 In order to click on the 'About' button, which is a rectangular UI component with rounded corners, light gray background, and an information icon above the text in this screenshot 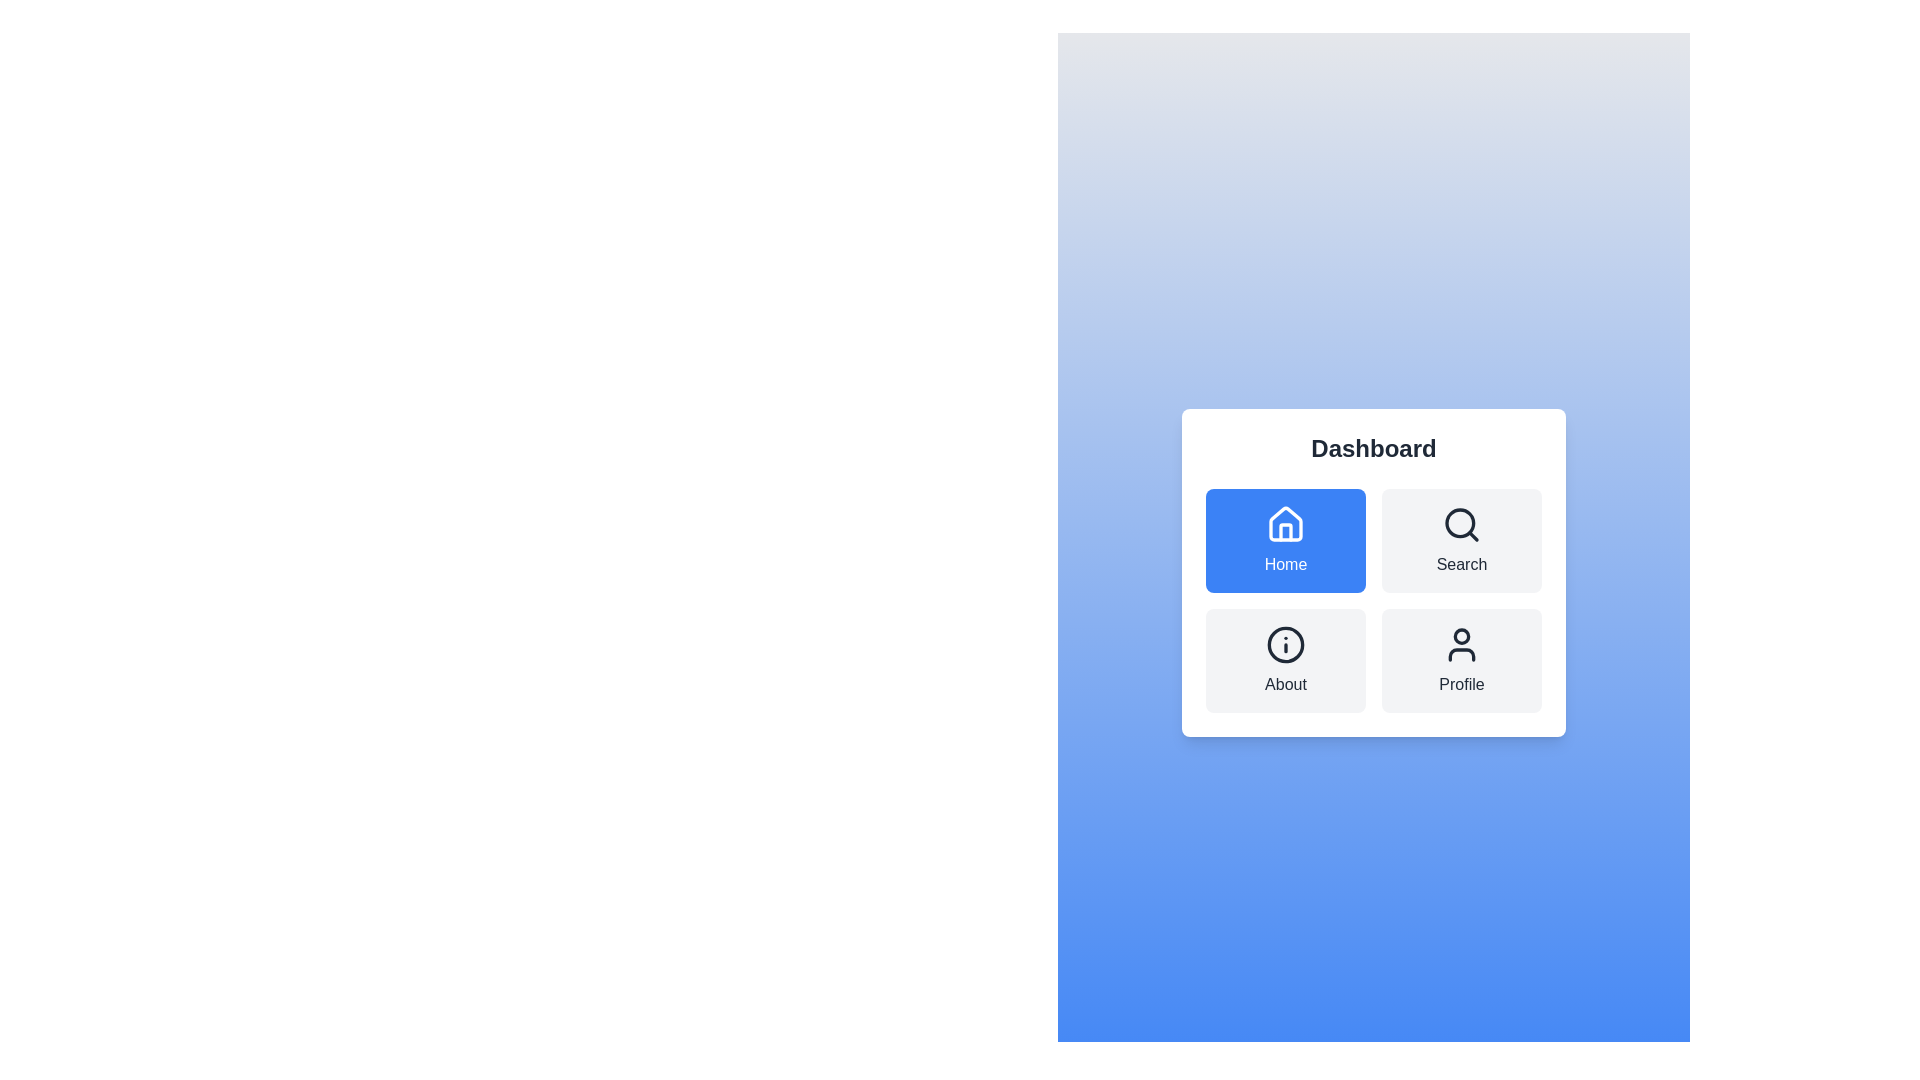, I will do `click(1286, 660)`.